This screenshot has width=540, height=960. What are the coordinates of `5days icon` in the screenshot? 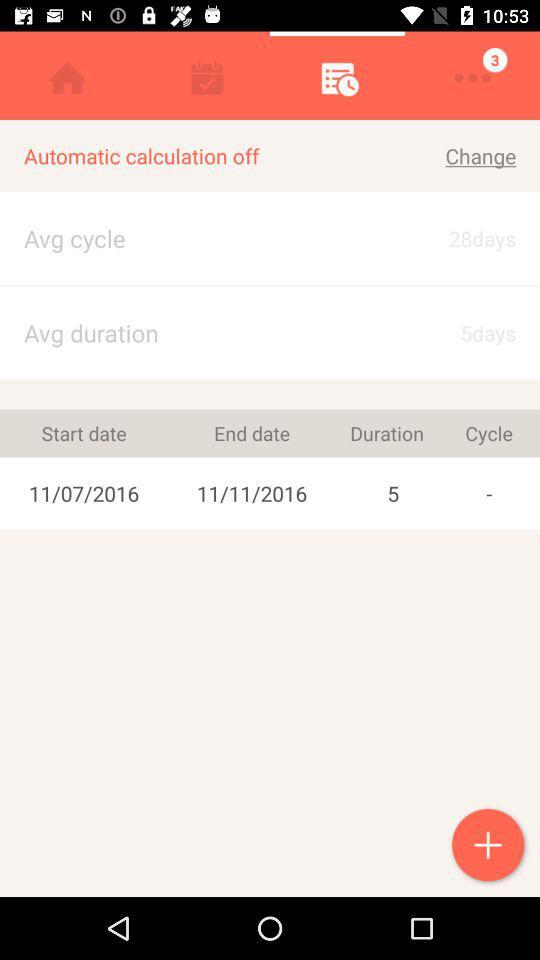 It's located at (463, 333).